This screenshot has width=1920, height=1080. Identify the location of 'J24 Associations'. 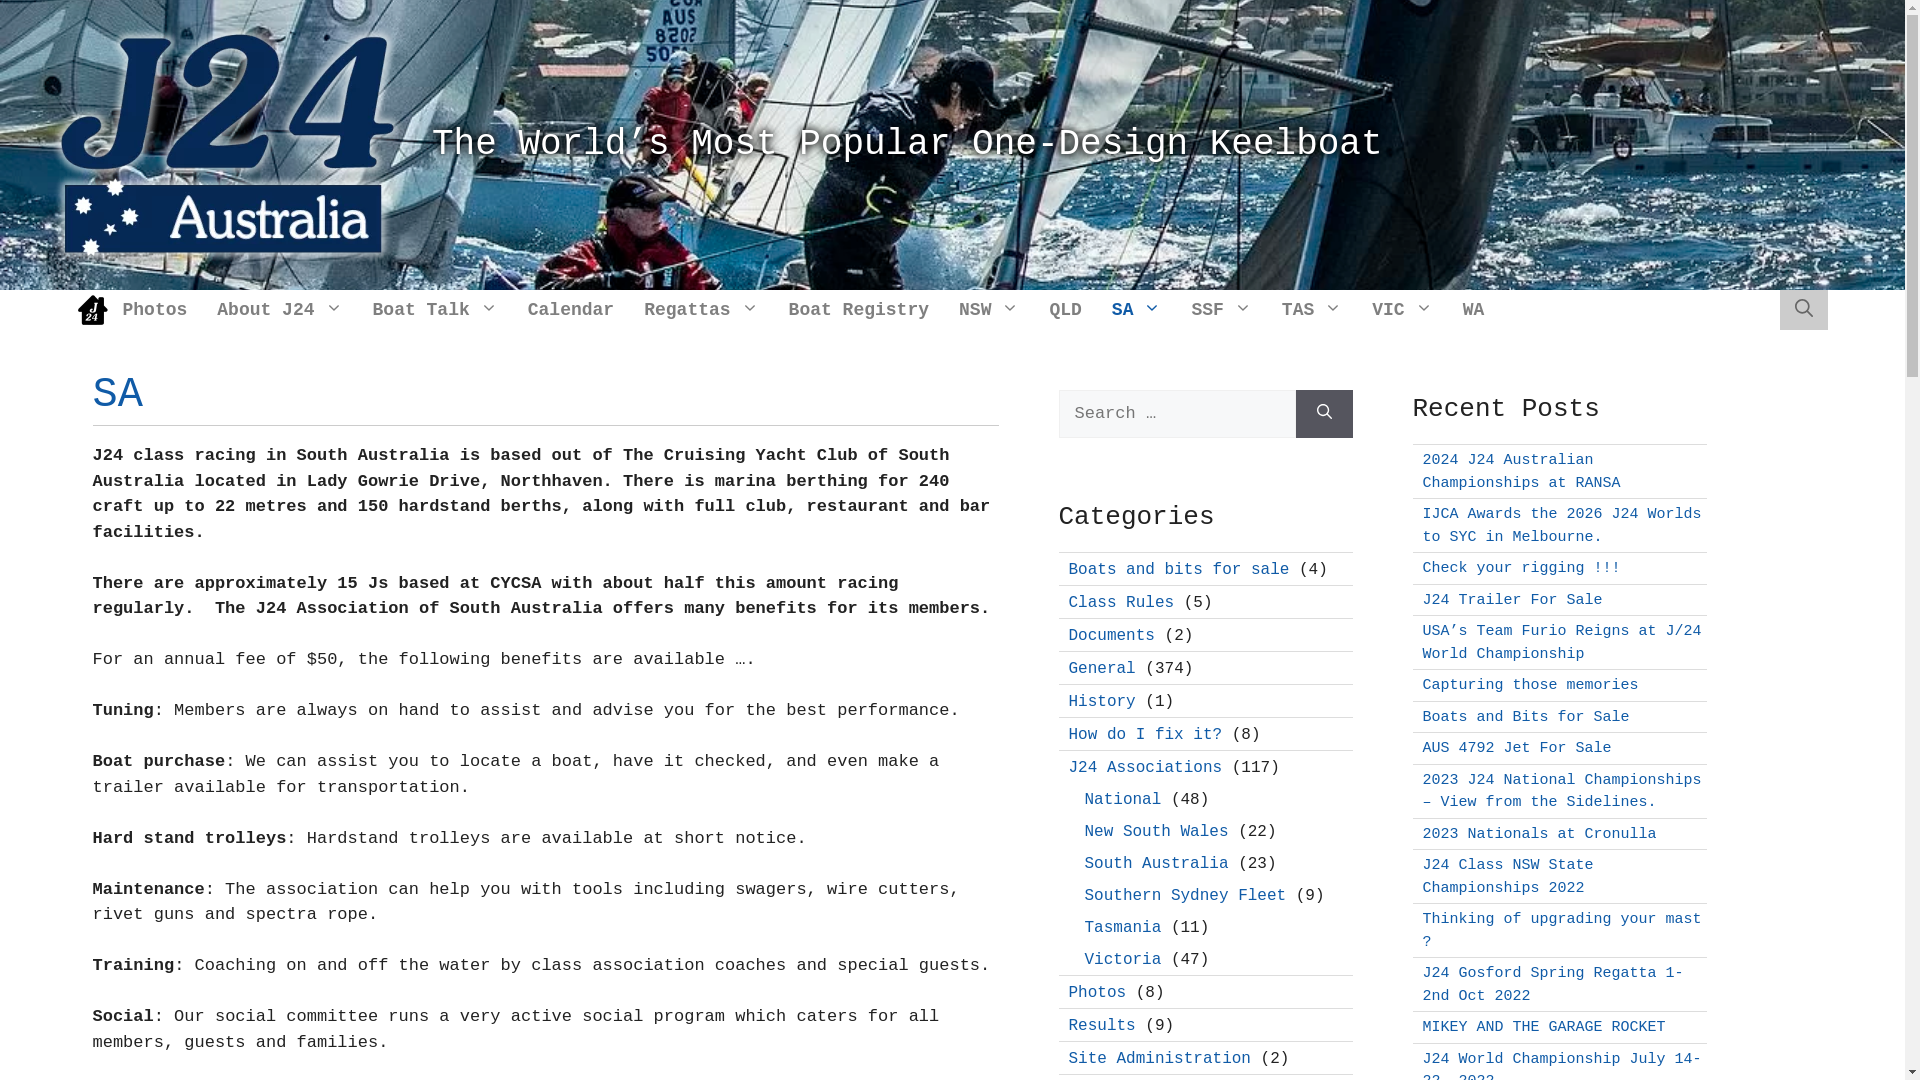
(1145, 766).